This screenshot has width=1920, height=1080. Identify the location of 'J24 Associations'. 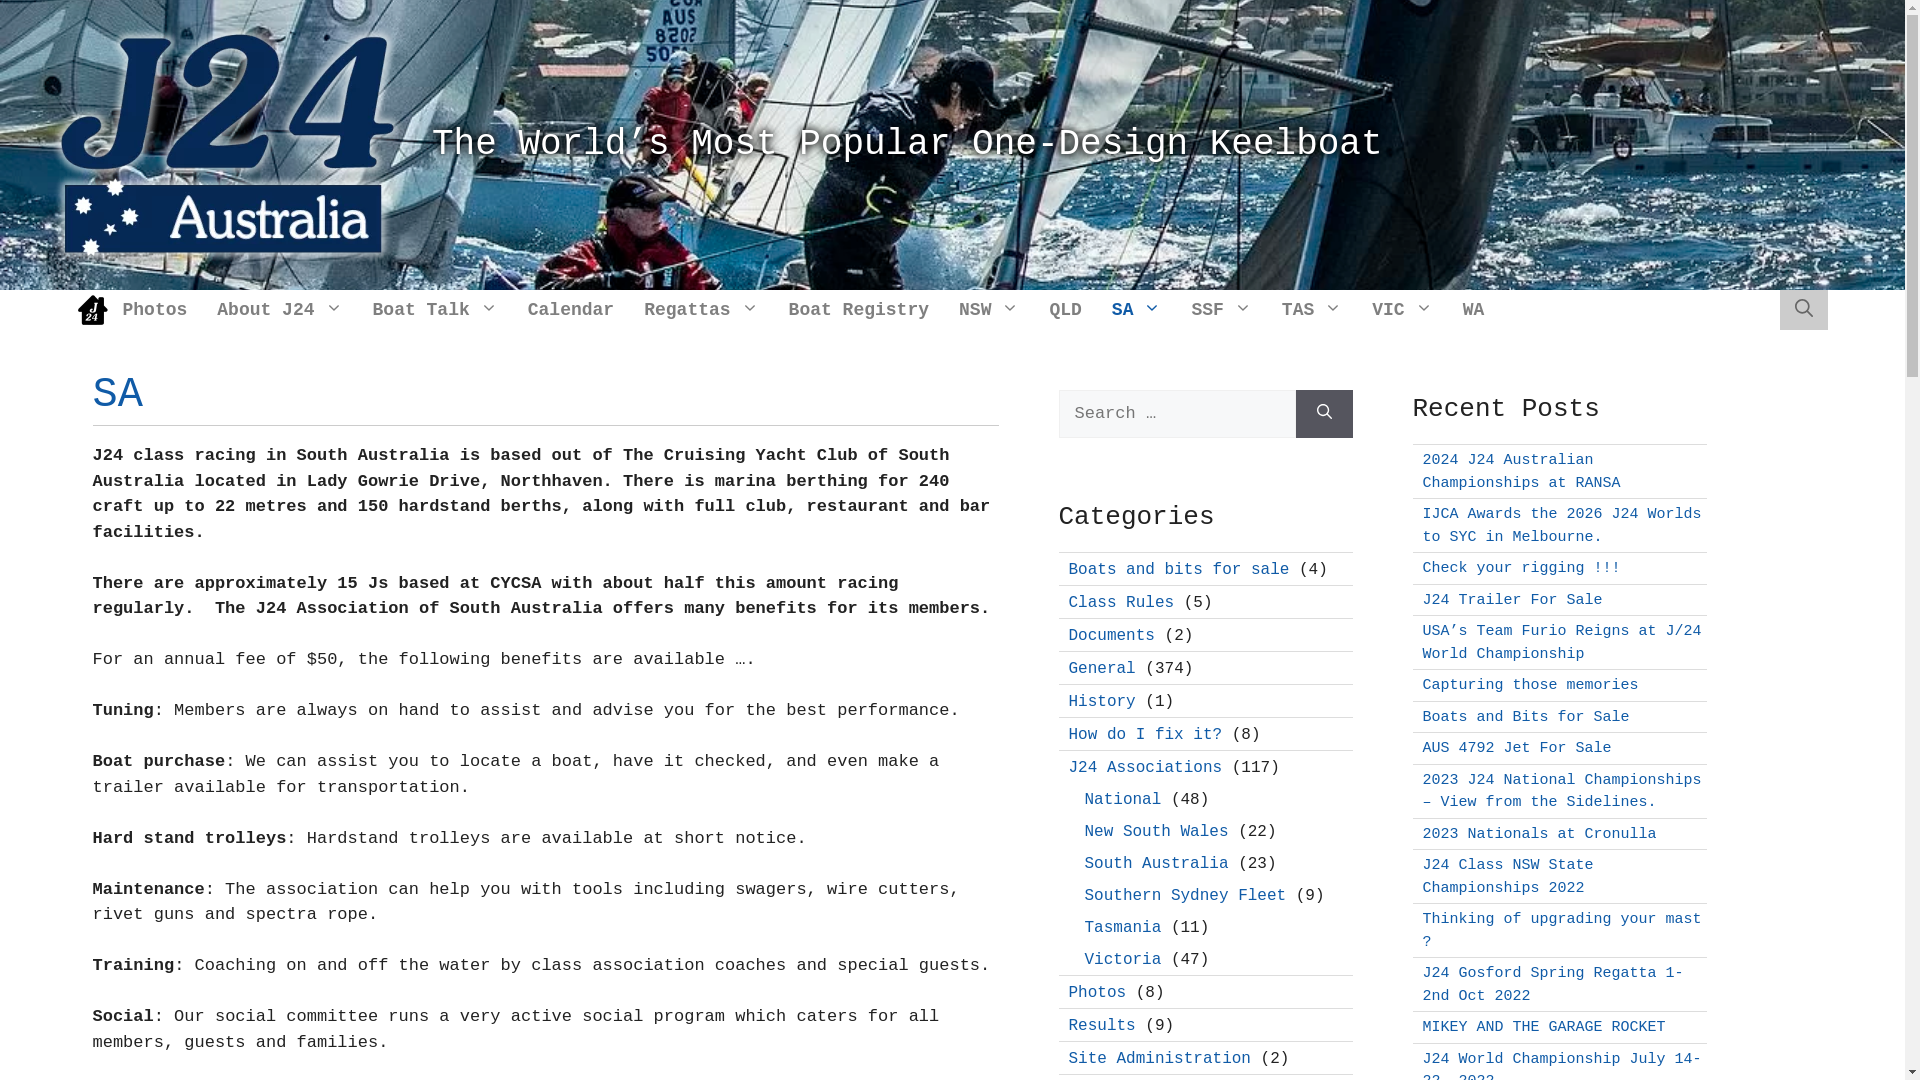
(1145, 766).